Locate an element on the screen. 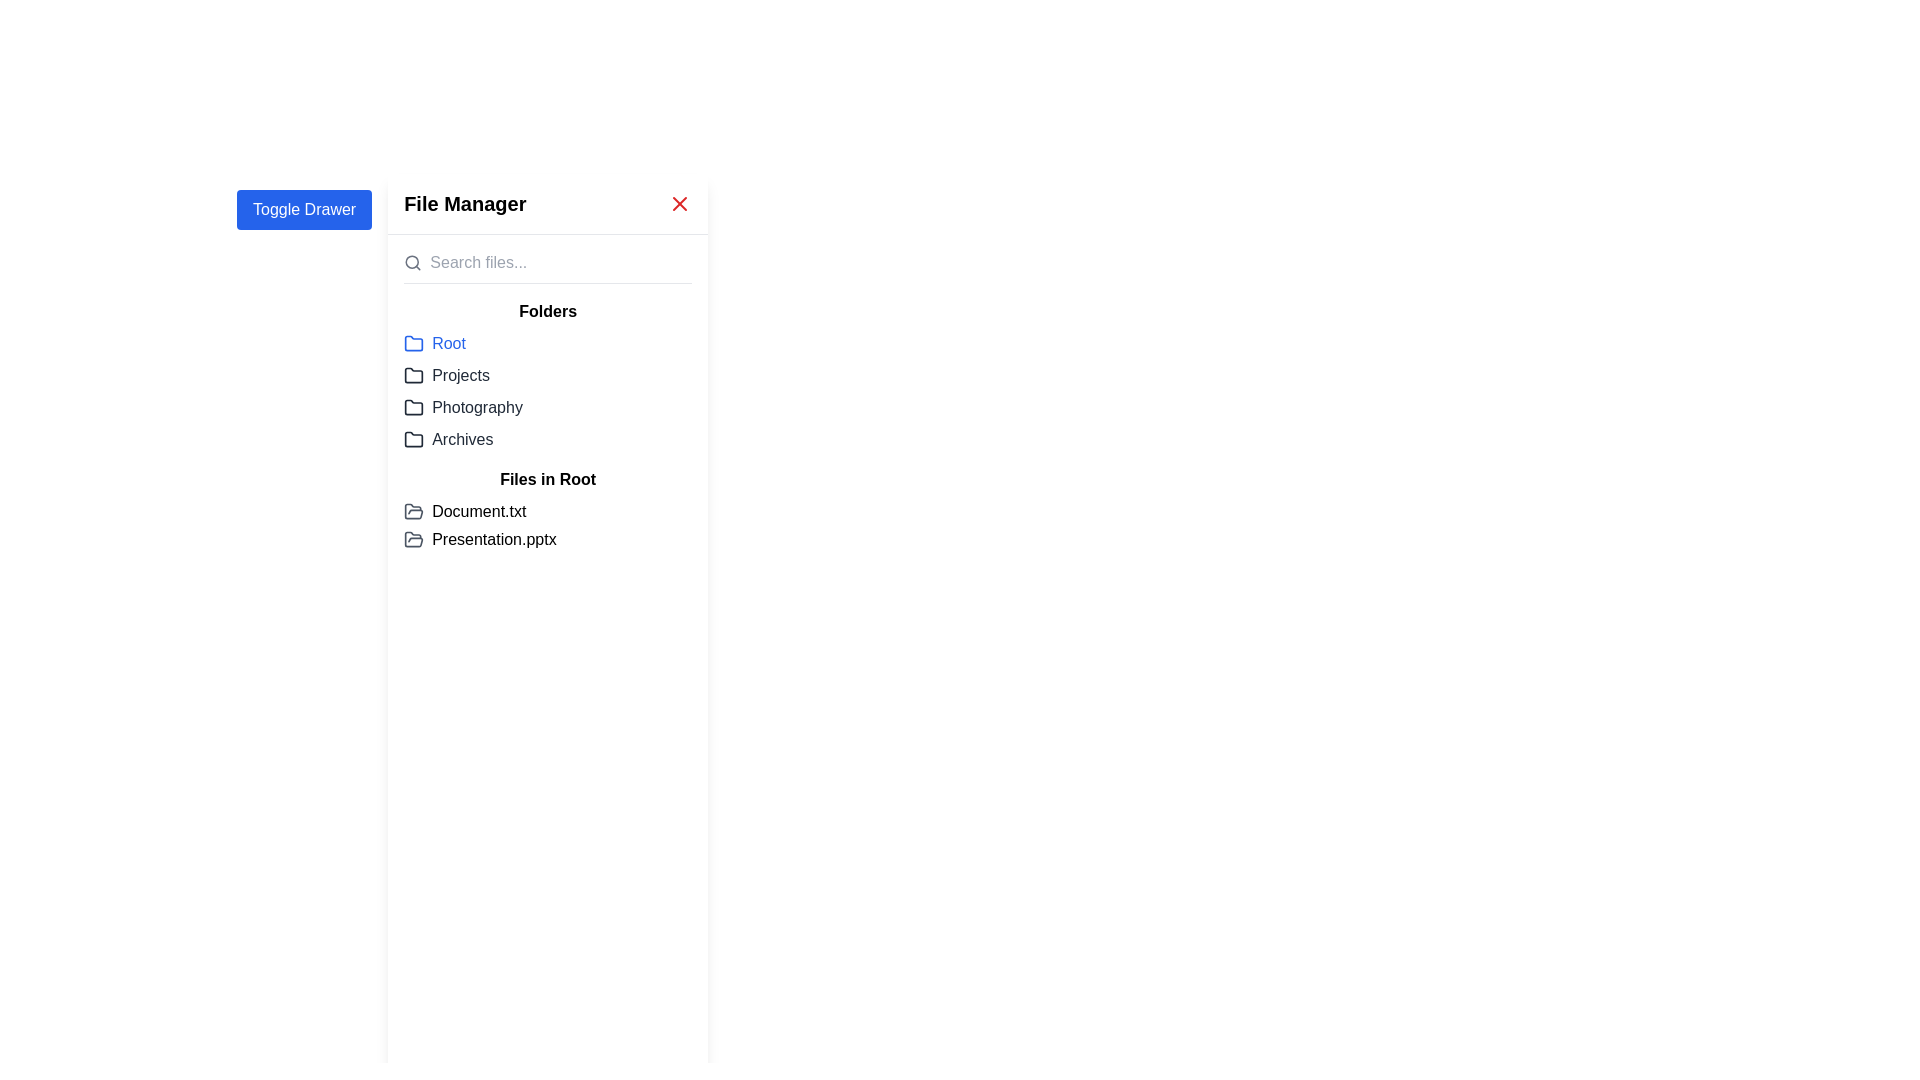  the 'Projects' folder listed under 'Folders' in the File Manager is located at coordinates (445, 375).